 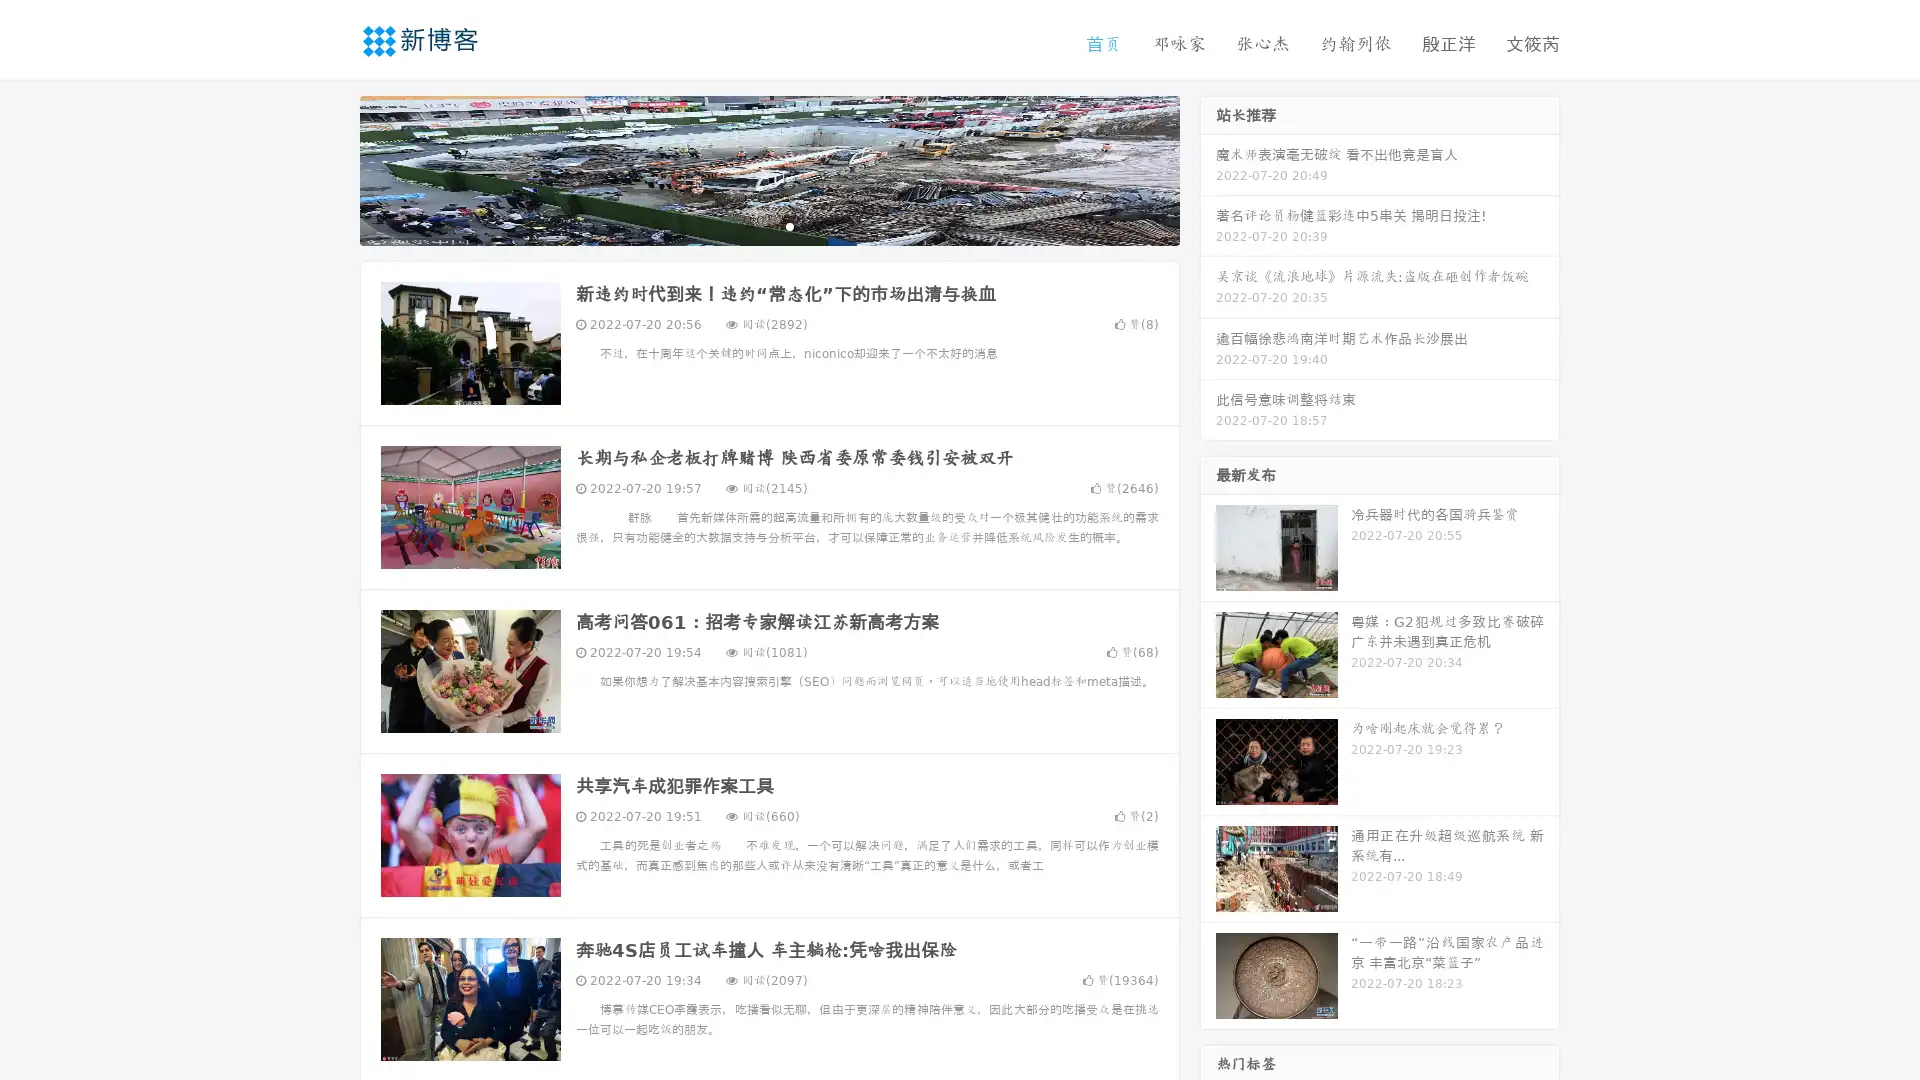 I want to click on Go to slide 3, so click(x=789, y=225).